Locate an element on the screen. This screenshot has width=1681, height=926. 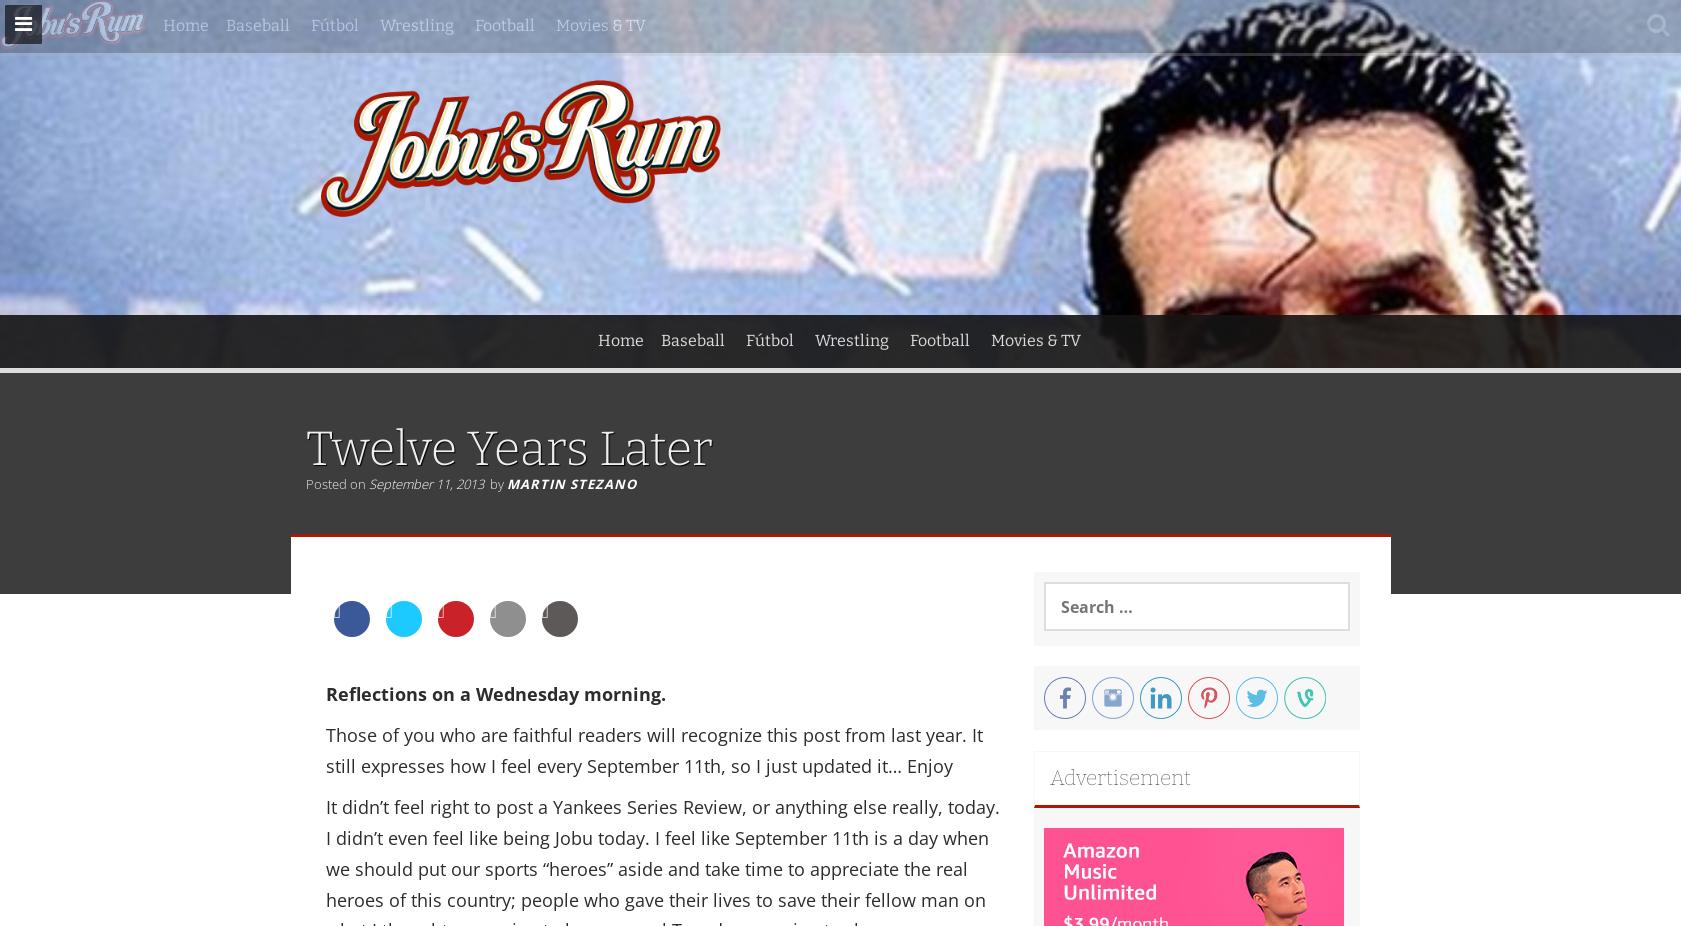
'Home' is located at coordinates (595, 339).